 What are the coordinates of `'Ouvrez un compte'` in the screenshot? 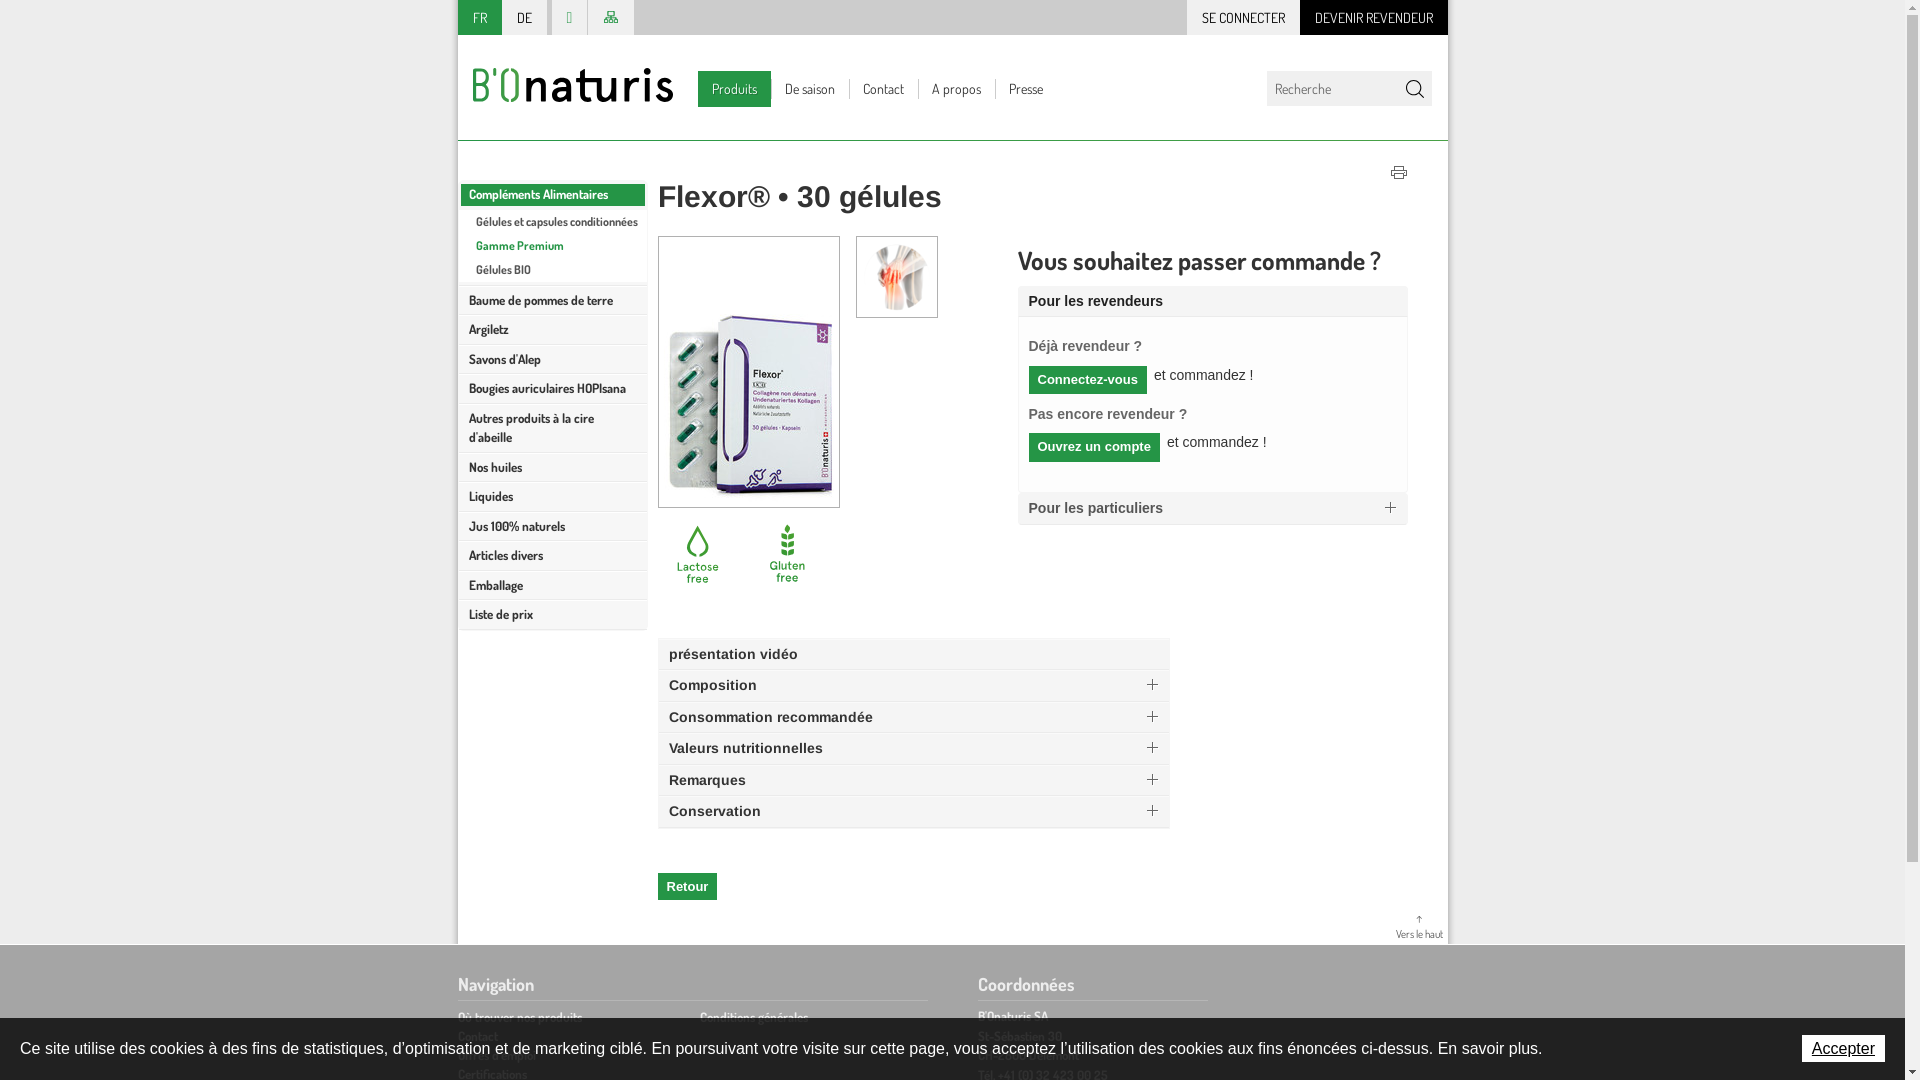 It's located at (1092, 446).